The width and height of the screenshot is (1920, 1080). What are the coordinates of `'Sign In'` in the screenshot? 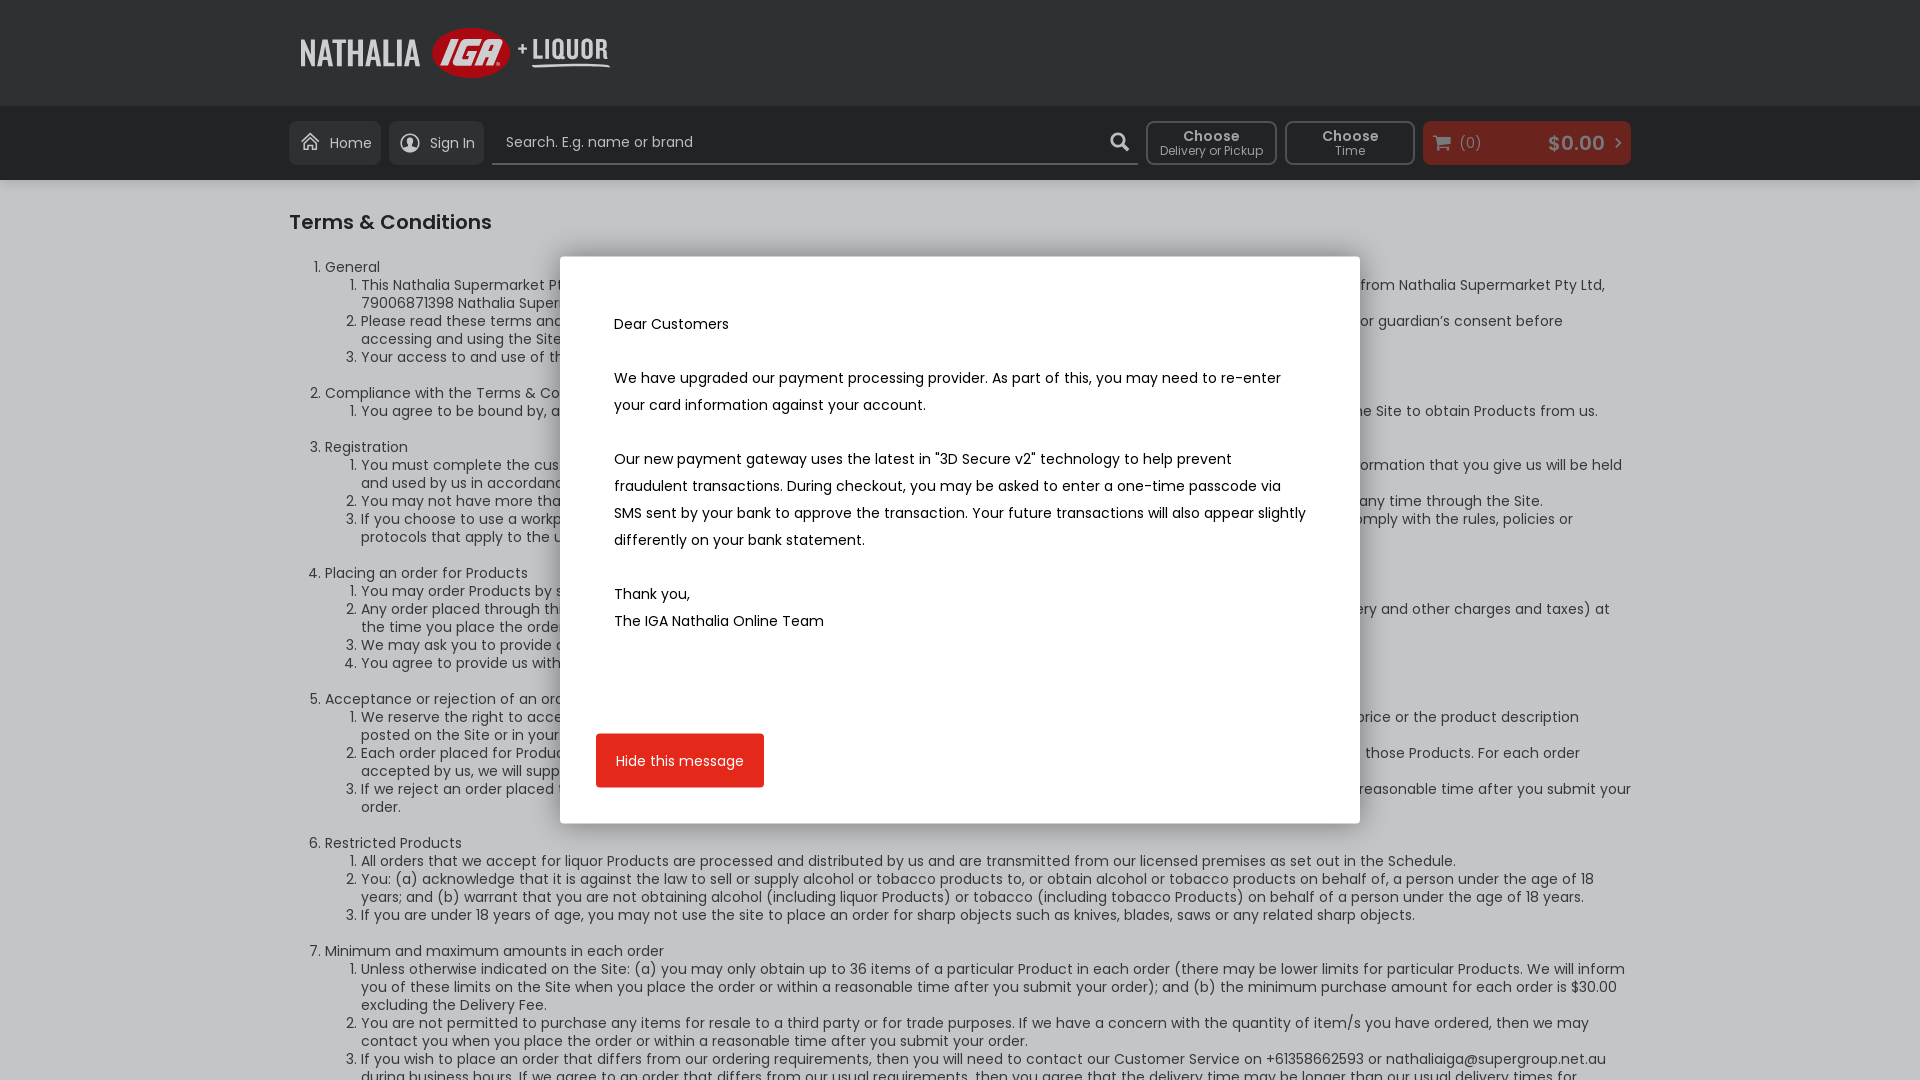 It's located at (388, 141).